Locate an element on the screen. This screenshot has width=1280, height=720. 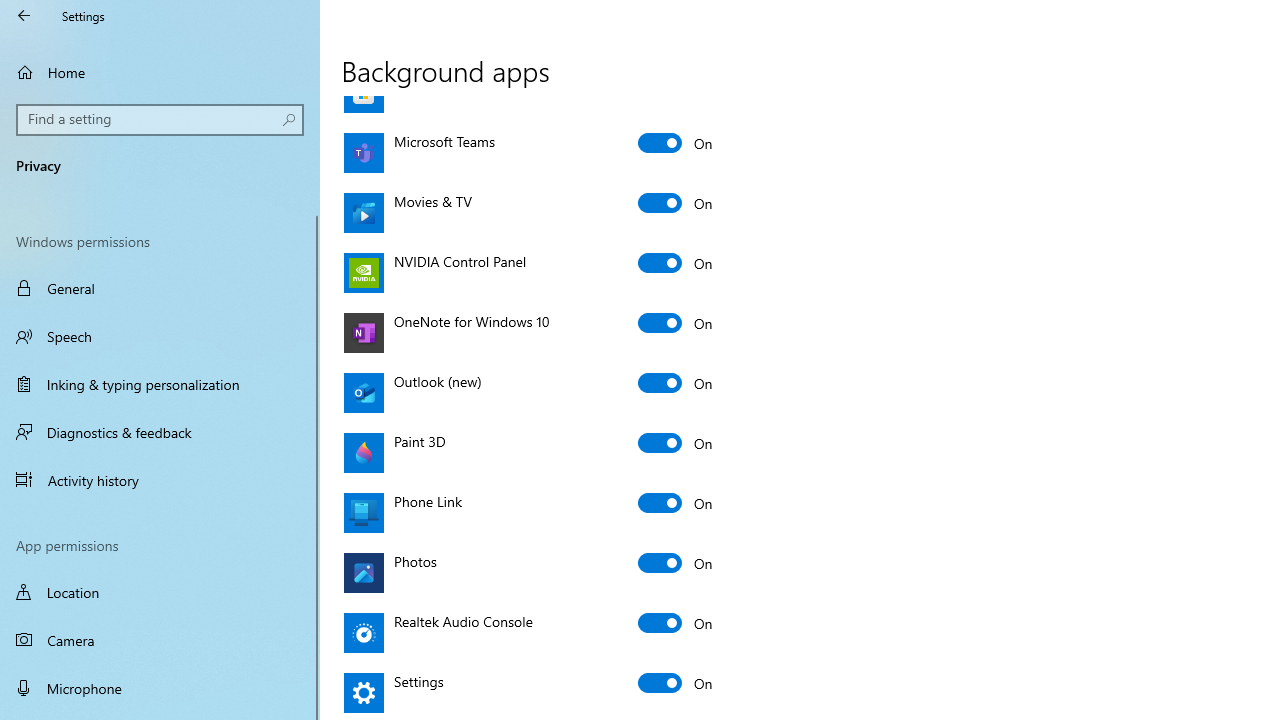
'Home' is located at coordinates (160, 71).